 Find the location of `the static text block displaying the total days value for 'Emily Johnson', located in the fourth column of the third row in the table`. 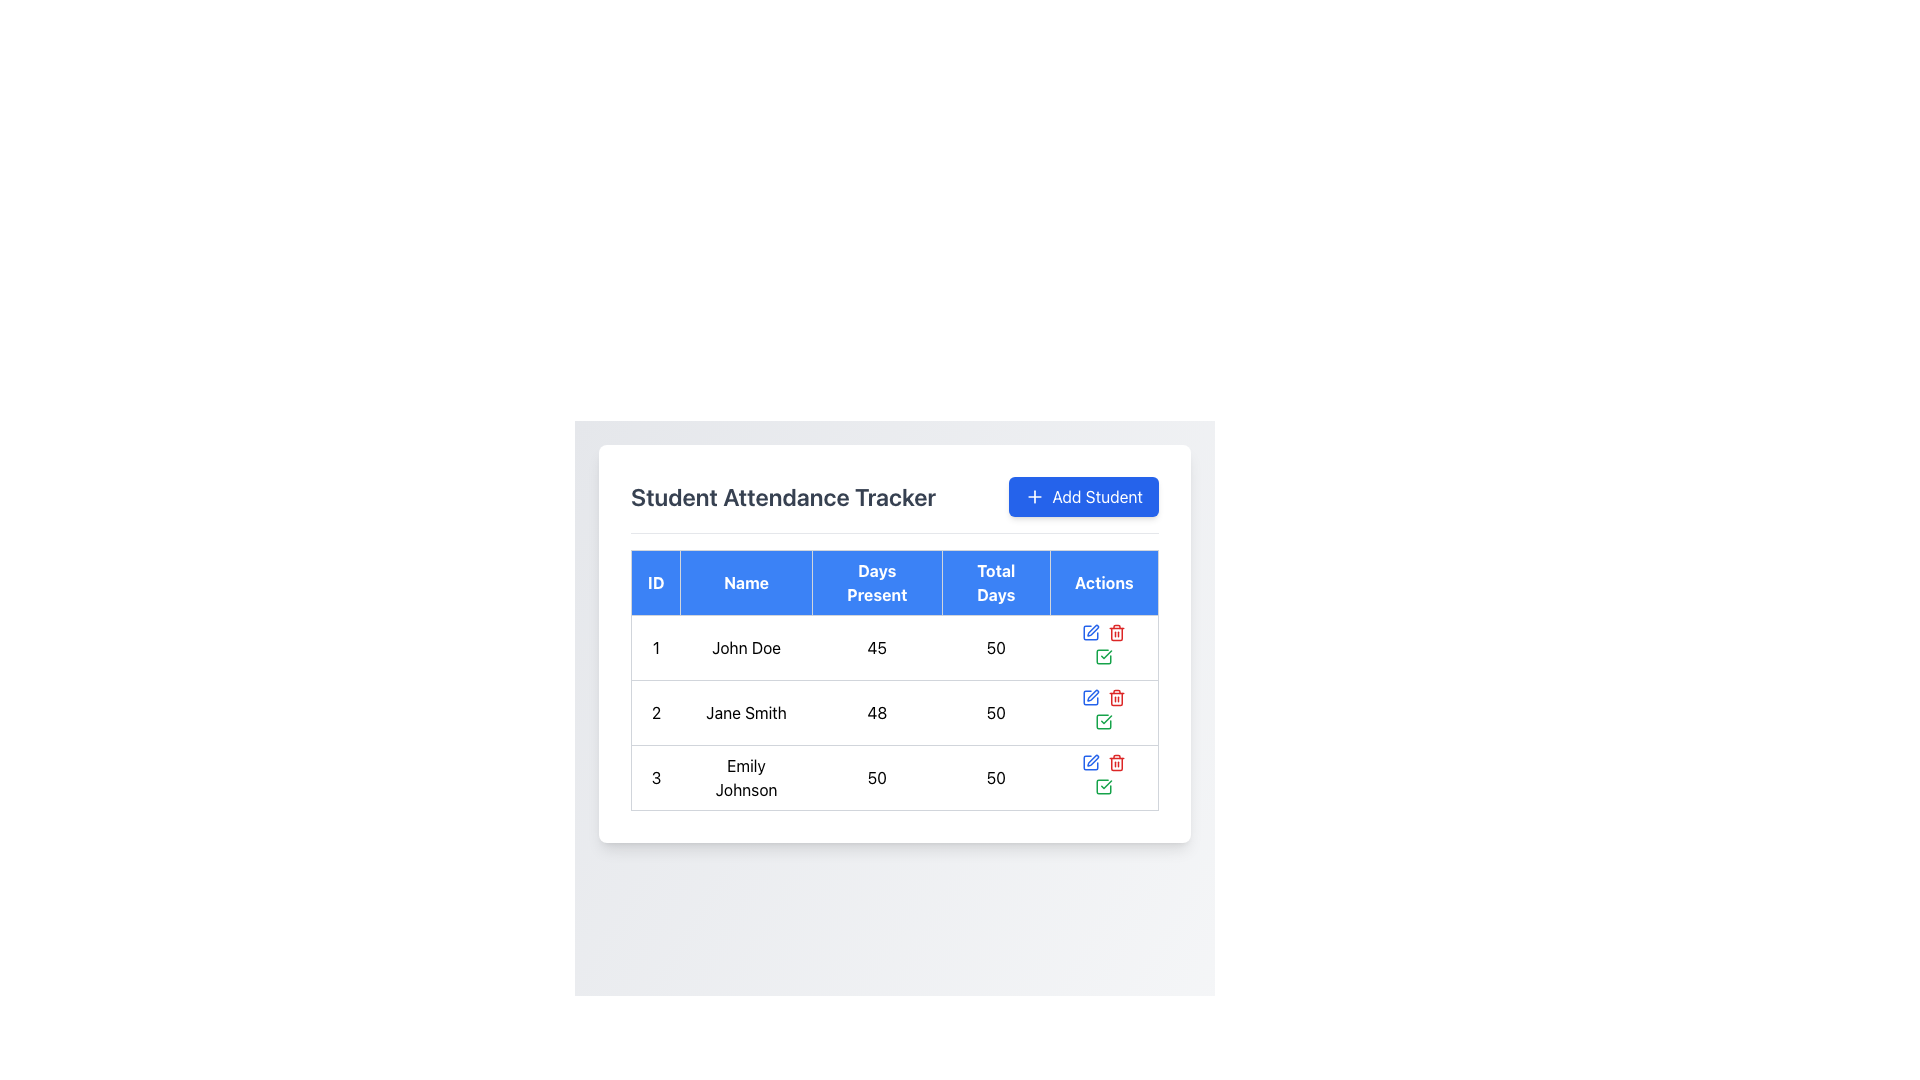

the static text block displaying the total days value for 'Emily Johnson', located in the fourth column of the third row in the table is located at coordinates (996, 777).